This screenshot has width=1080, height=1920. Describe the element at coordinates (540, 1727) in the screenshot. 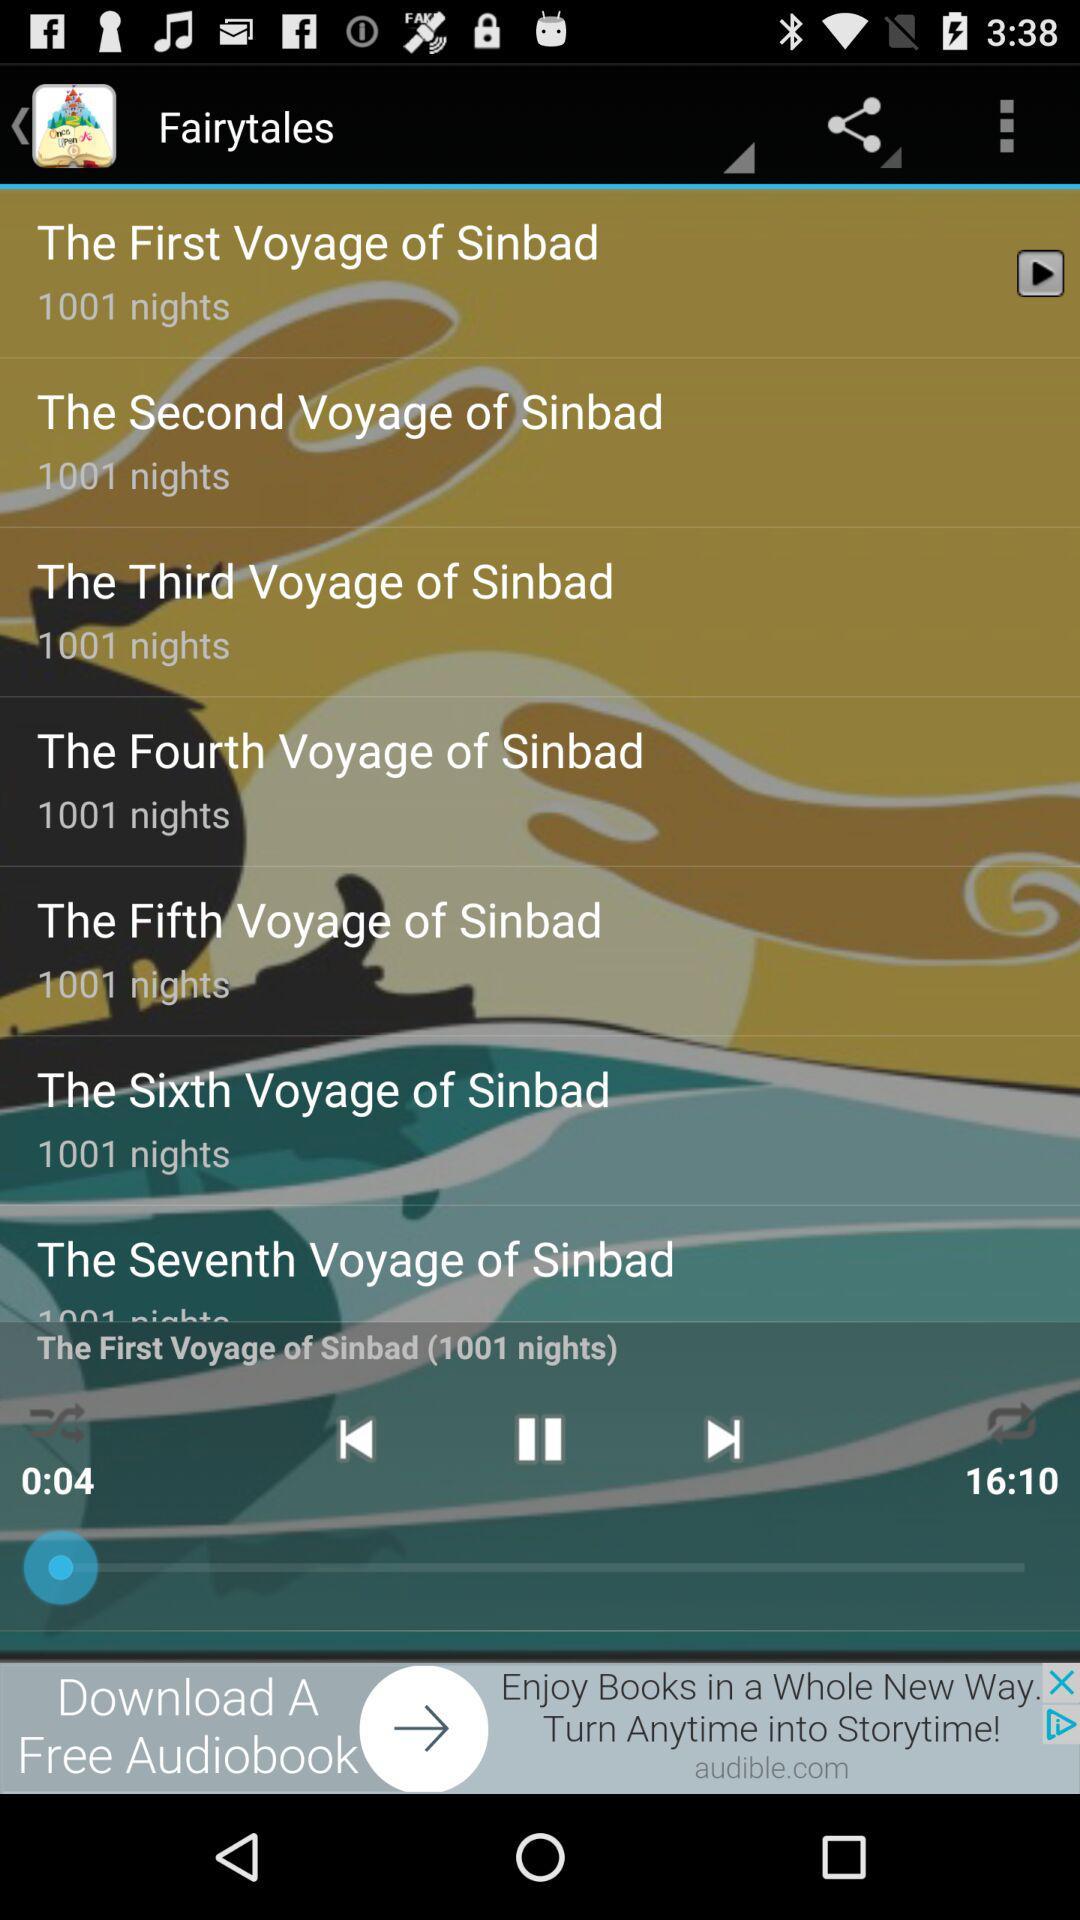

I see `click advertisement` at that location.